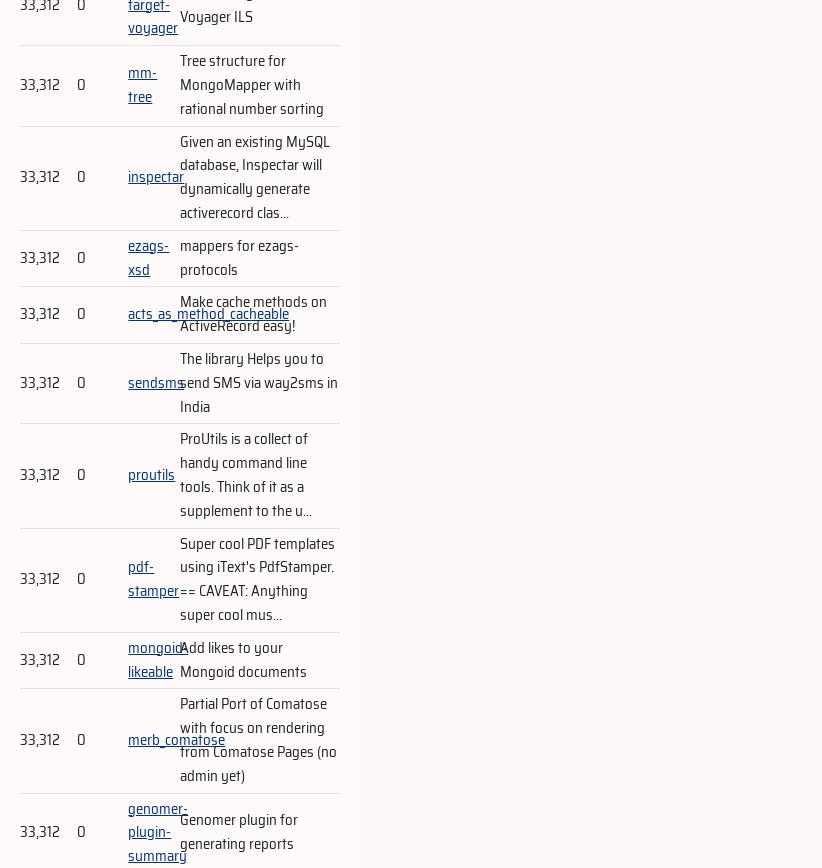  What do you see at coordinates (127, 176) in the screenshot?
I see `'inspectar'` at bounding box center [127, 176].